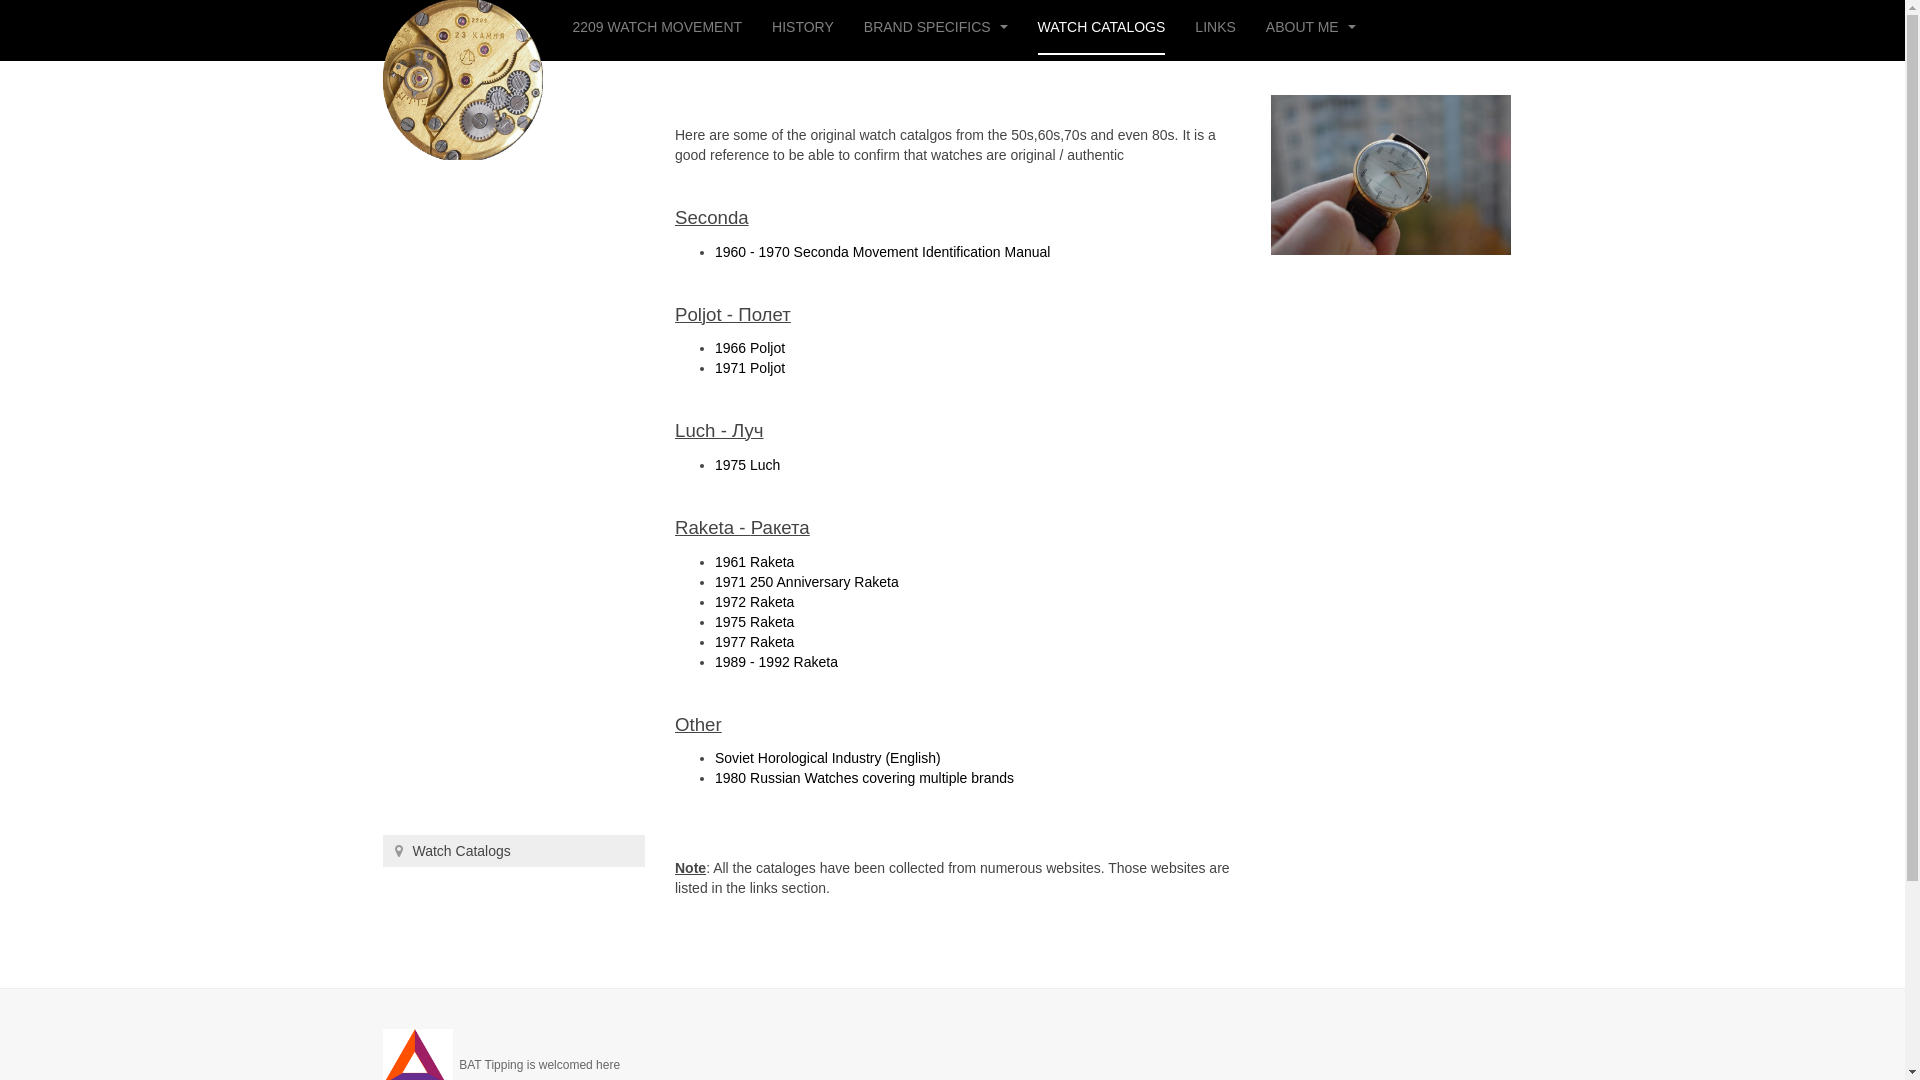 The width and height of the screenshot is (1920, 1080). I want to click on '2209 WATCH MOVEMENT', so click(657, 27).